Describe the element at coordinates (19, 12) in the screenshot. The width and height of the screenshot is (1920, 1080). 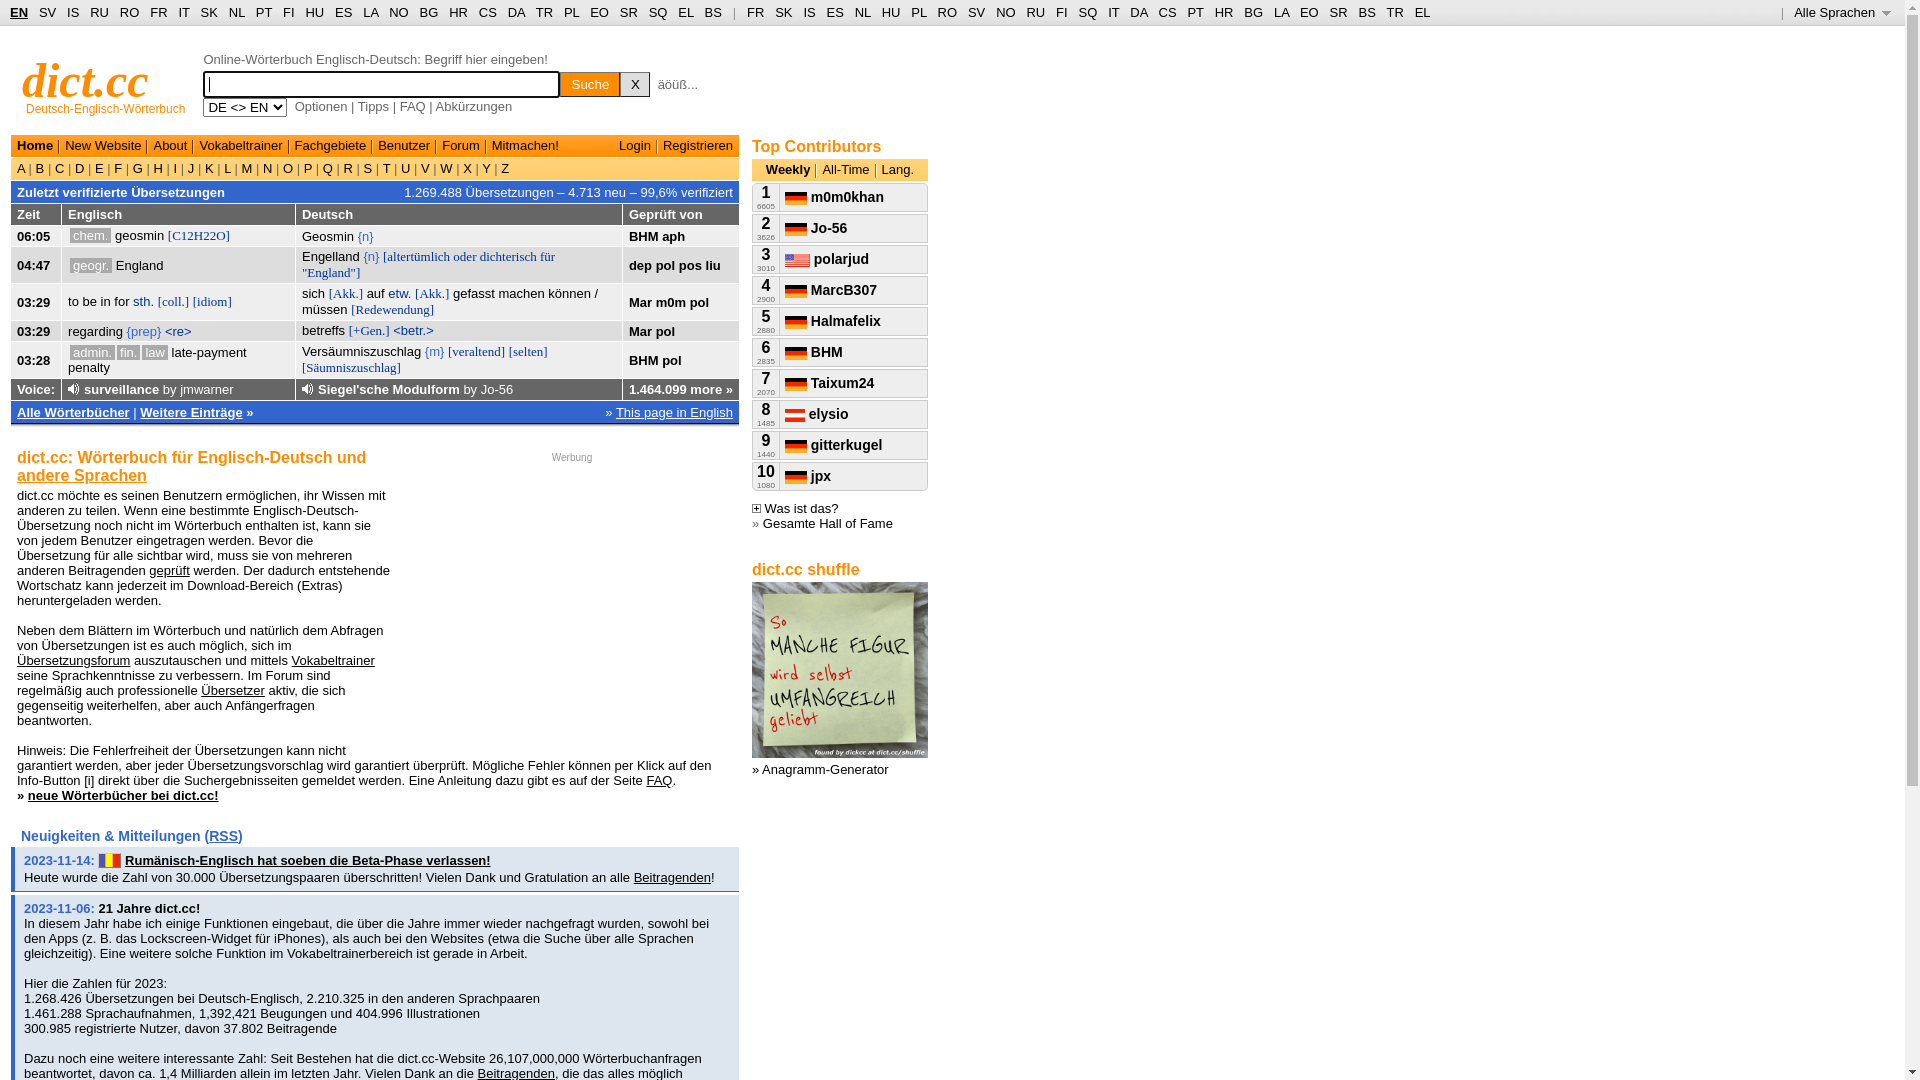
I see `'EN'` at that location.